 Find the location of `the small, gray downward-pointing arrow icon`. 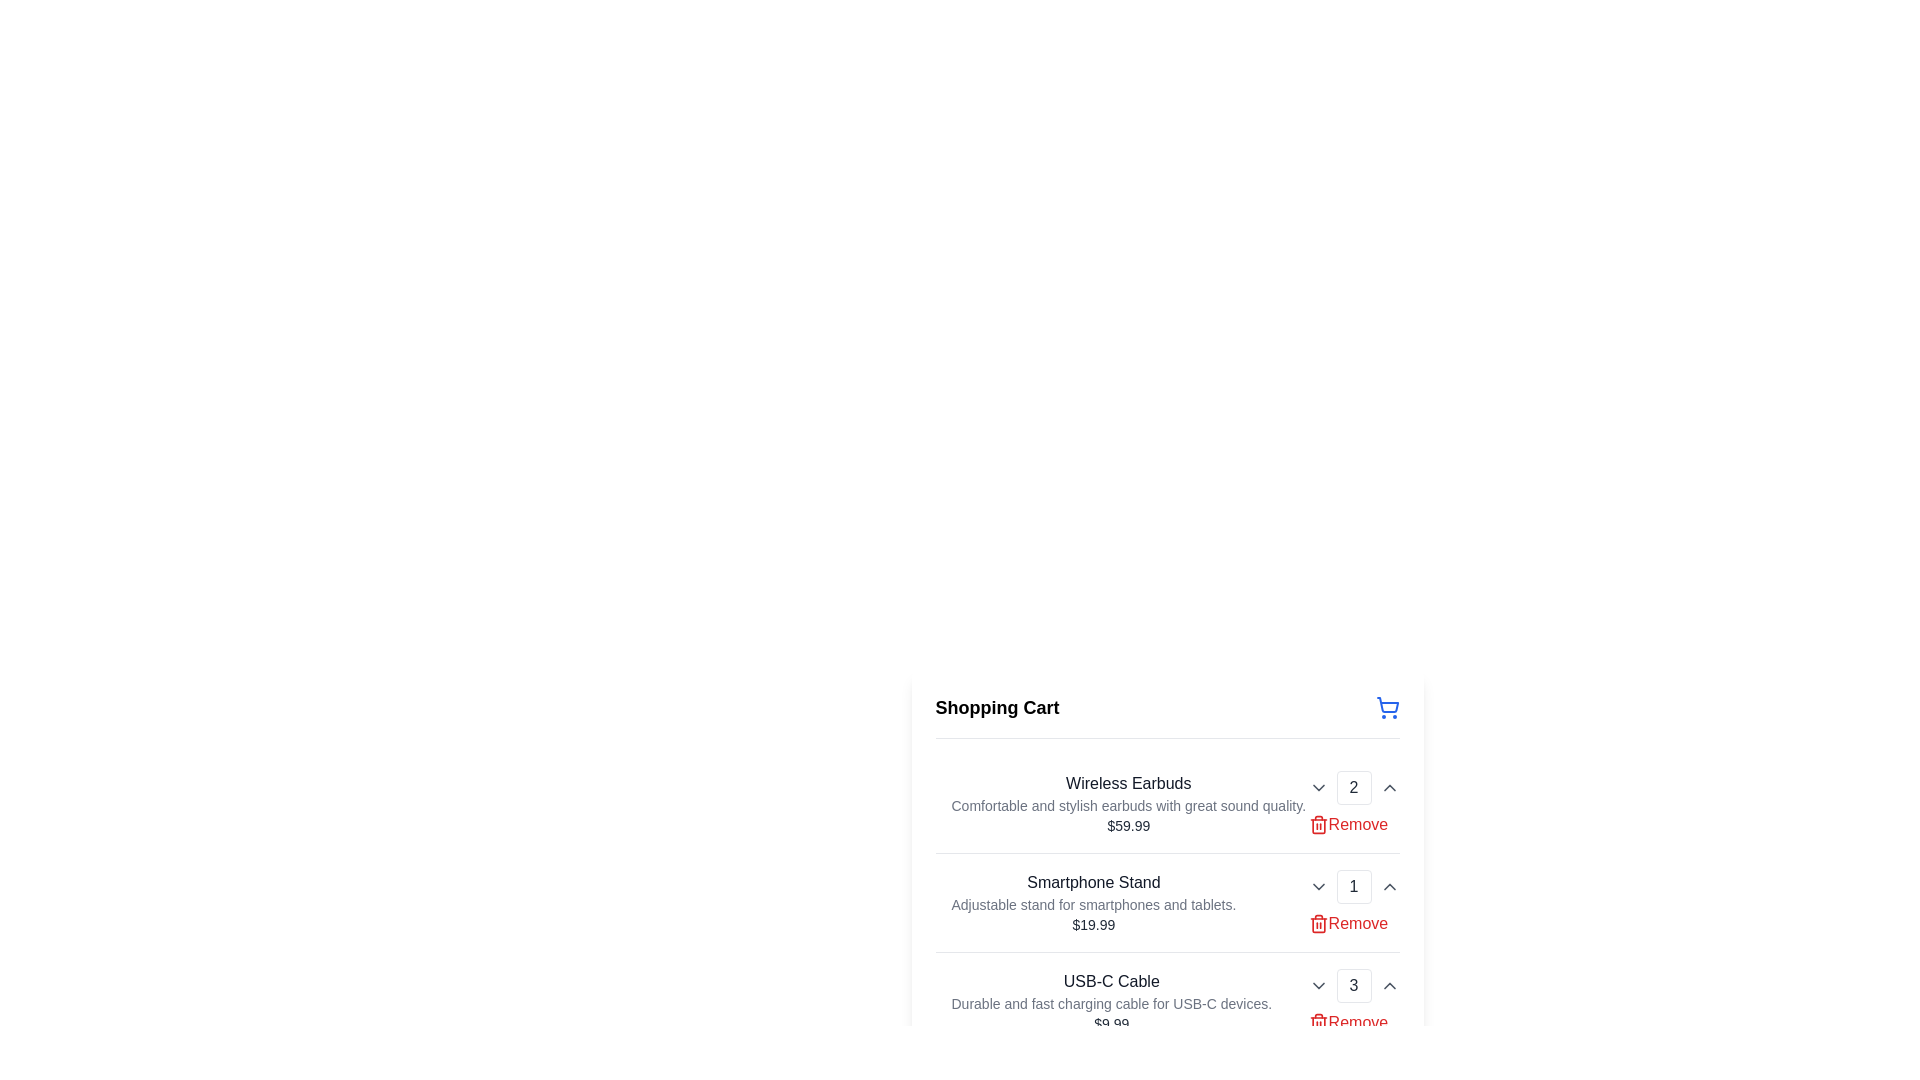

the small, gray downward-pointing arrow icon is located at coordinates (1318, 886).